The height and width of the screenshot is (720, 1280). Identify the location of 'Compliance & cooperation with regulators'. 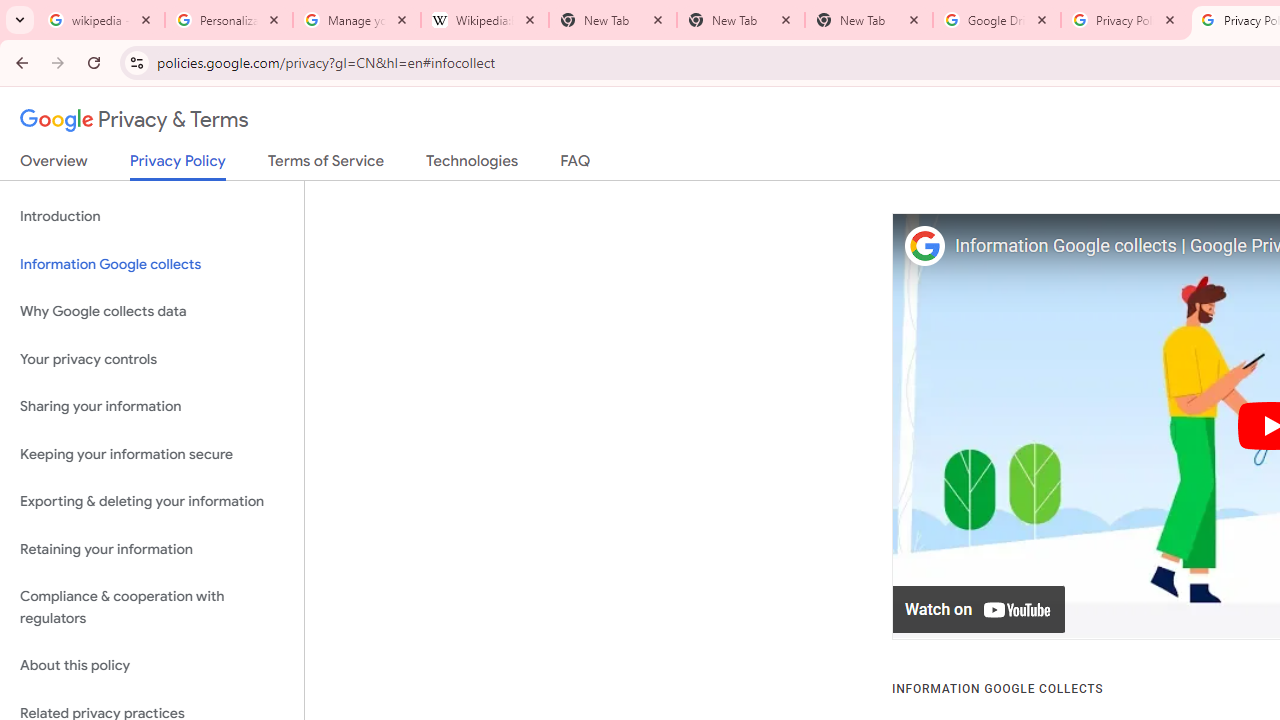
(151, 607).